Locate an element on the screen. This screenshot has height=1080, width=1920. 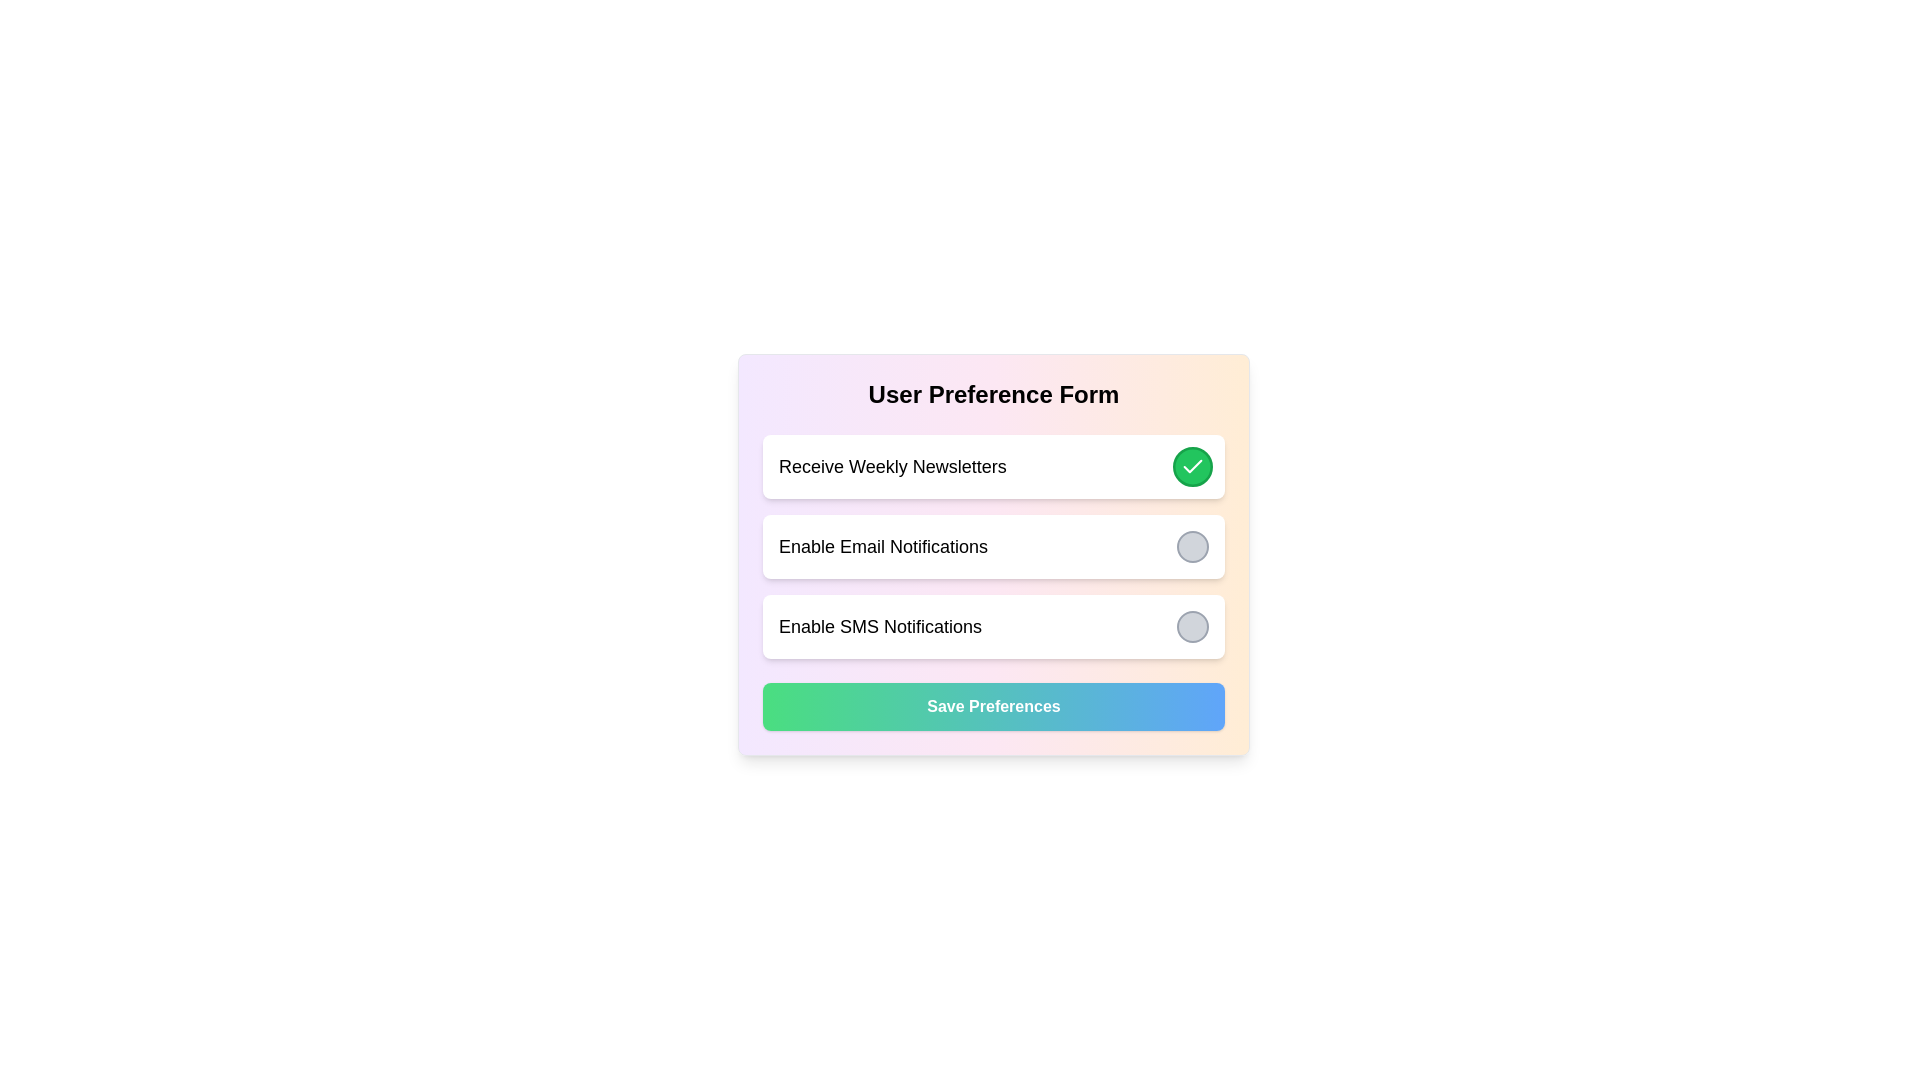
the text label that describes the preference option for receiving weekly newsletters, which is located to the left of a green circular icon with a checkmark is located at coordinates (891, 466).